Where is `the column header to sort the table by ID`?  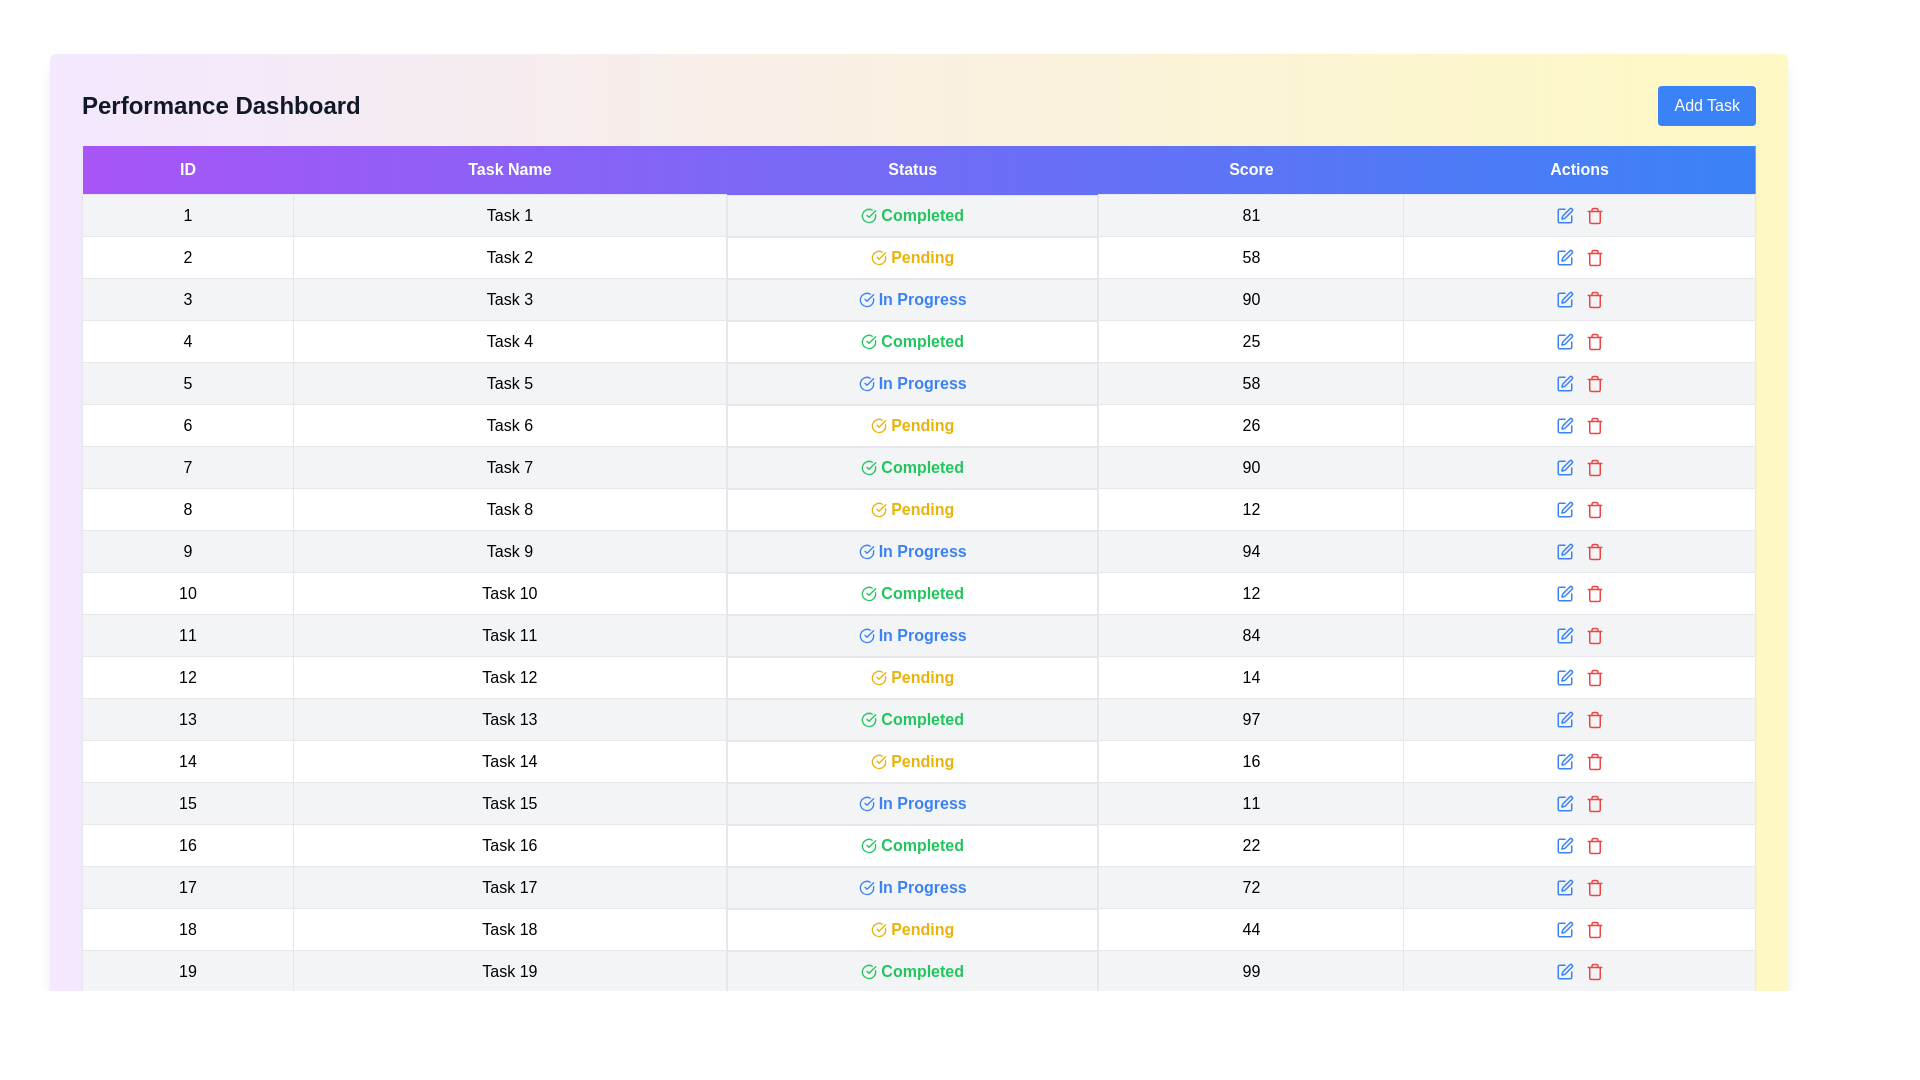
the column header to sort the table by ID is located at coordinates (187, 169).